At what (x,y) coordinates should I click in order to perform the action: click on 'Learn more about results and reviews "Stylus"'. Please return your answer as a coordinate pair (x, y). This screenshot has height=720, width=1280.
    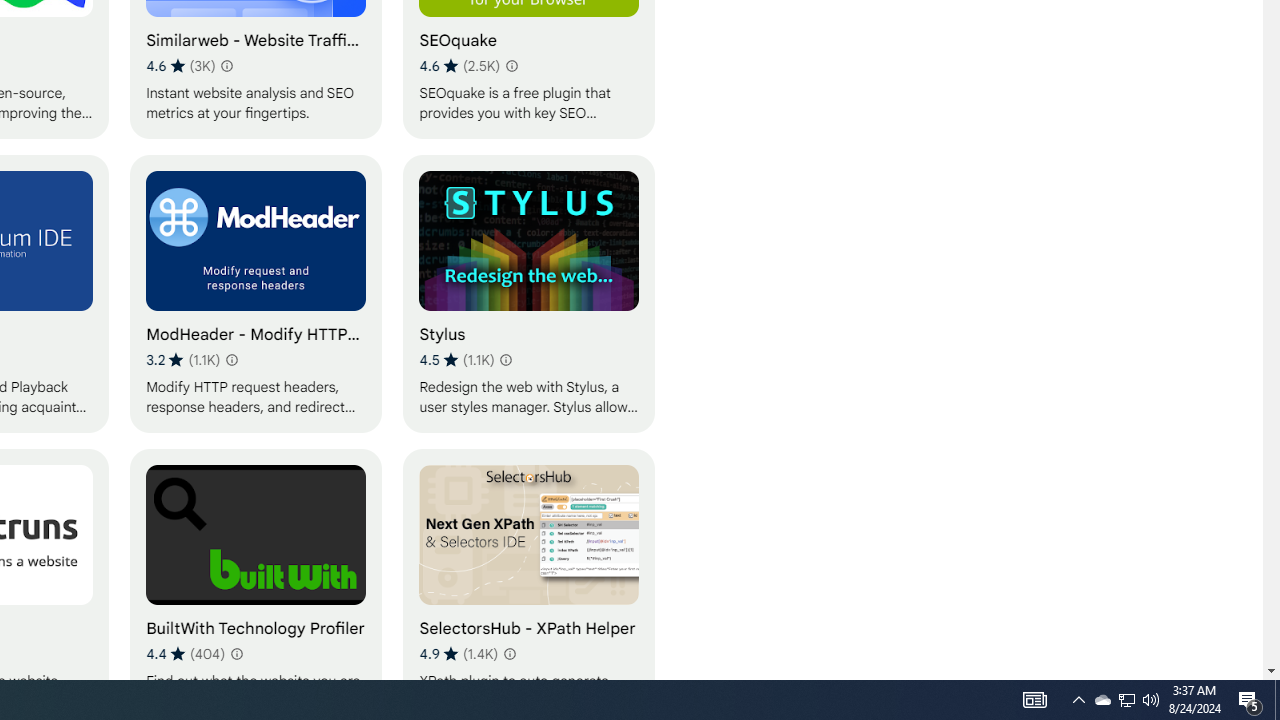
    Looking at the image, I should click on (506, 360).